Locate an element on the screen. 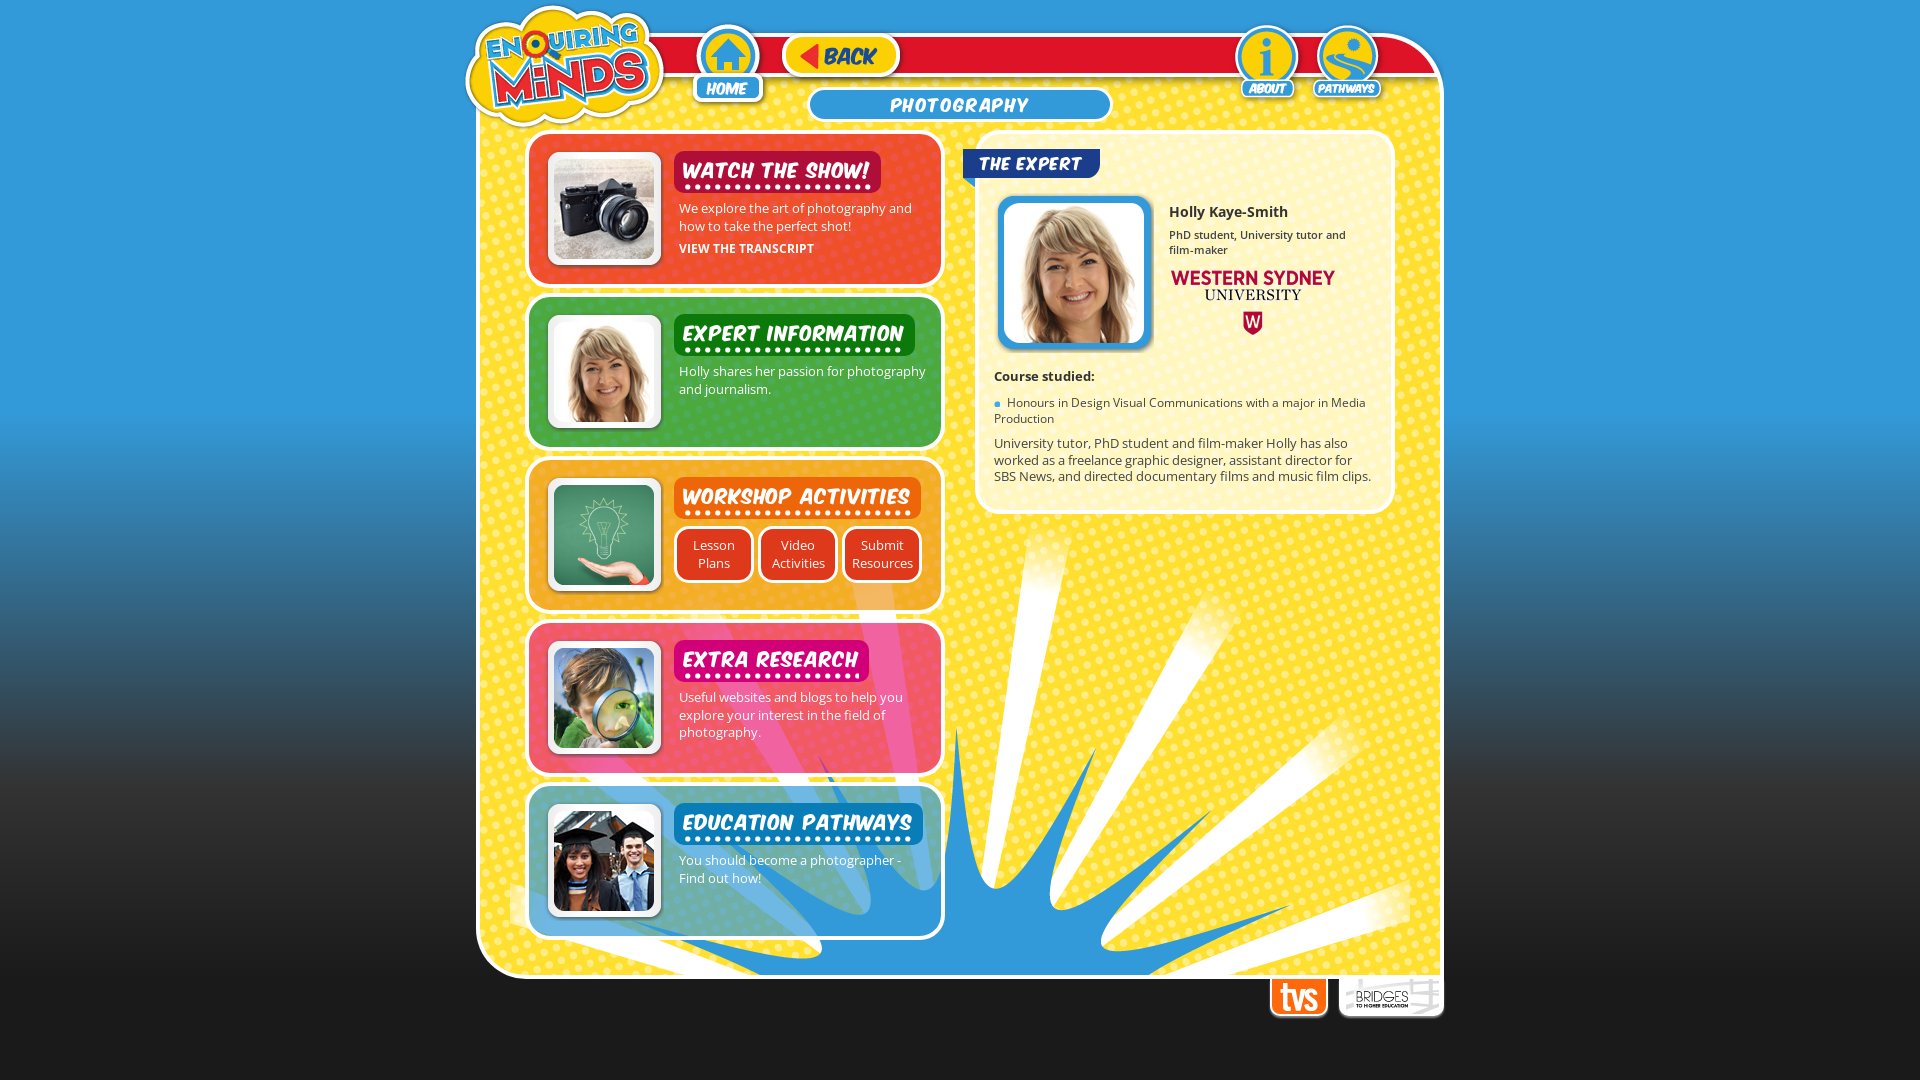 The image size is (1920, 1080). 'photography-100x100' is located at coordinates (603, 208).